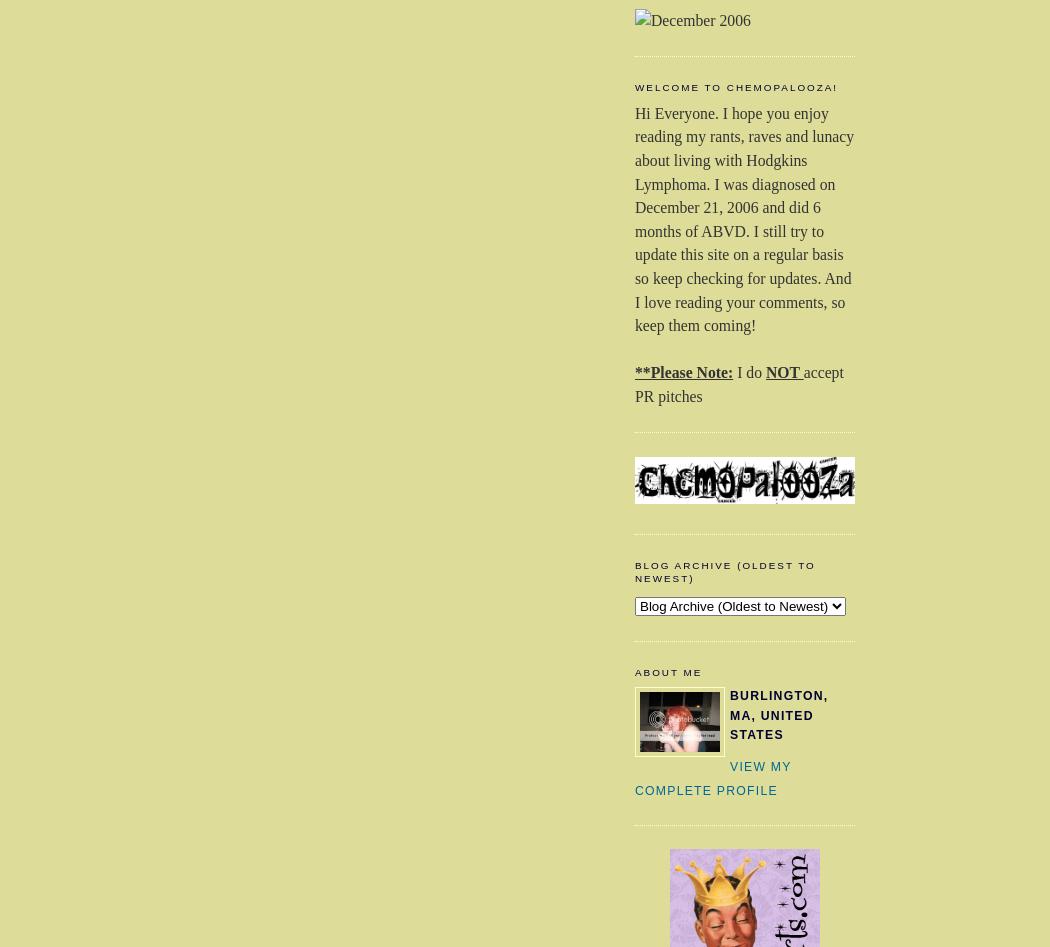  I want to click on 'I do', so click(735, 371).